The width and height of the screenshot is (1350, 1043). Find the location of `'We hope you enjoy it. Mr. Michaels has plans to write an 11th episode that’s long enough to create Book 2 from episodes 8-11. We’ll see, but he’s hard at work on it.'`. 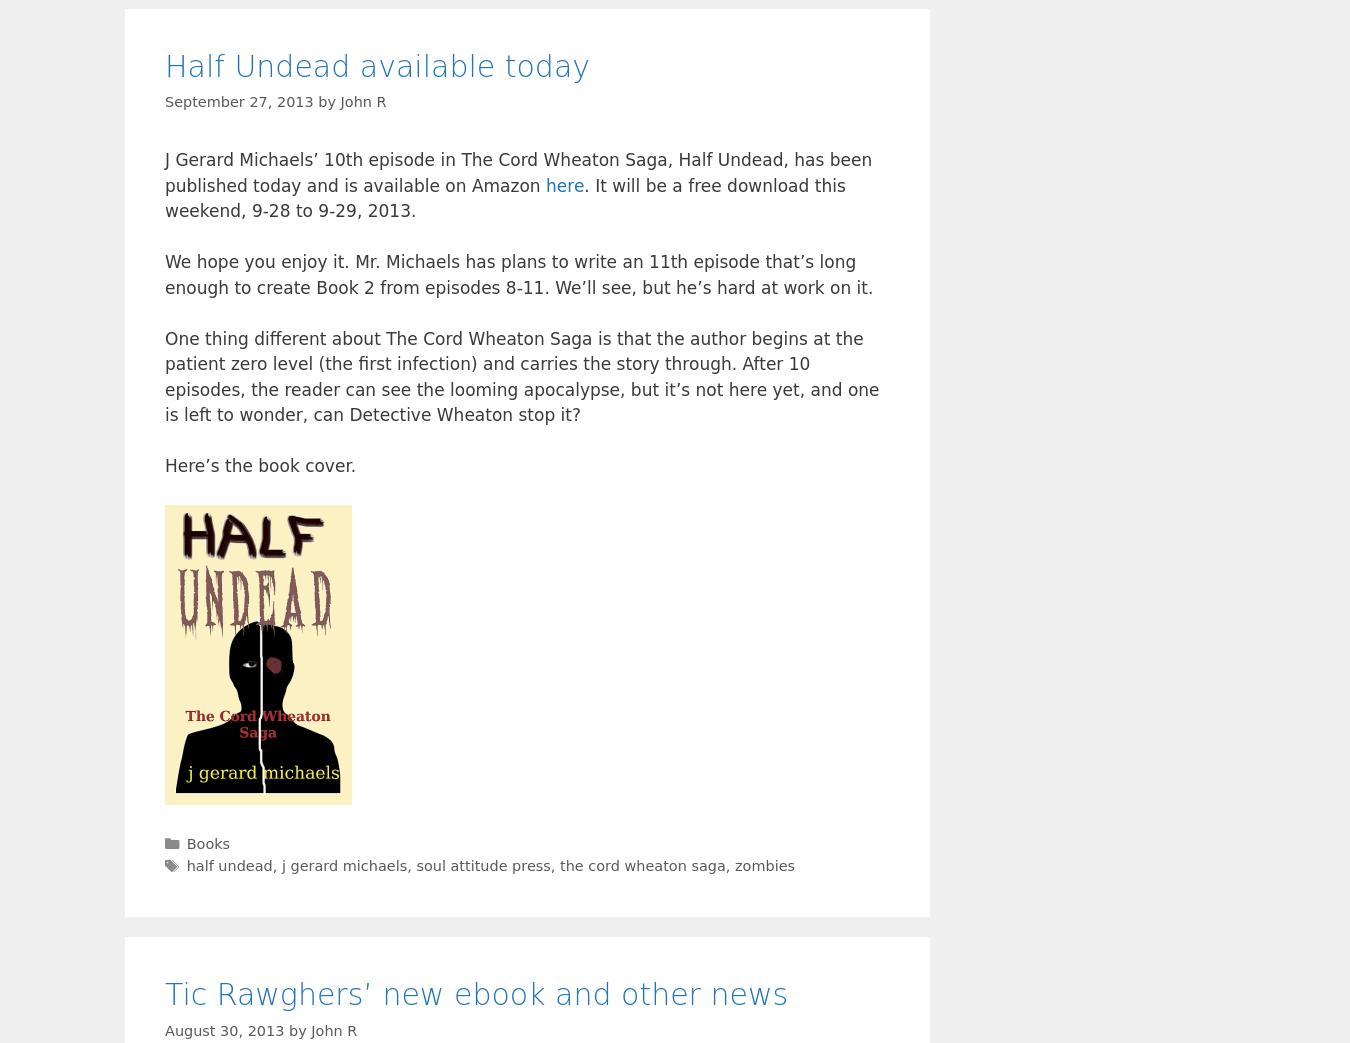

'We hope you enjoy it. Mr. Michaels has plans to write an 11th episode that’s long enough to create Book 2 from episodes 8-11. We’ll see, but he’s hard at work on it.' is located at coordinates (517, 274).